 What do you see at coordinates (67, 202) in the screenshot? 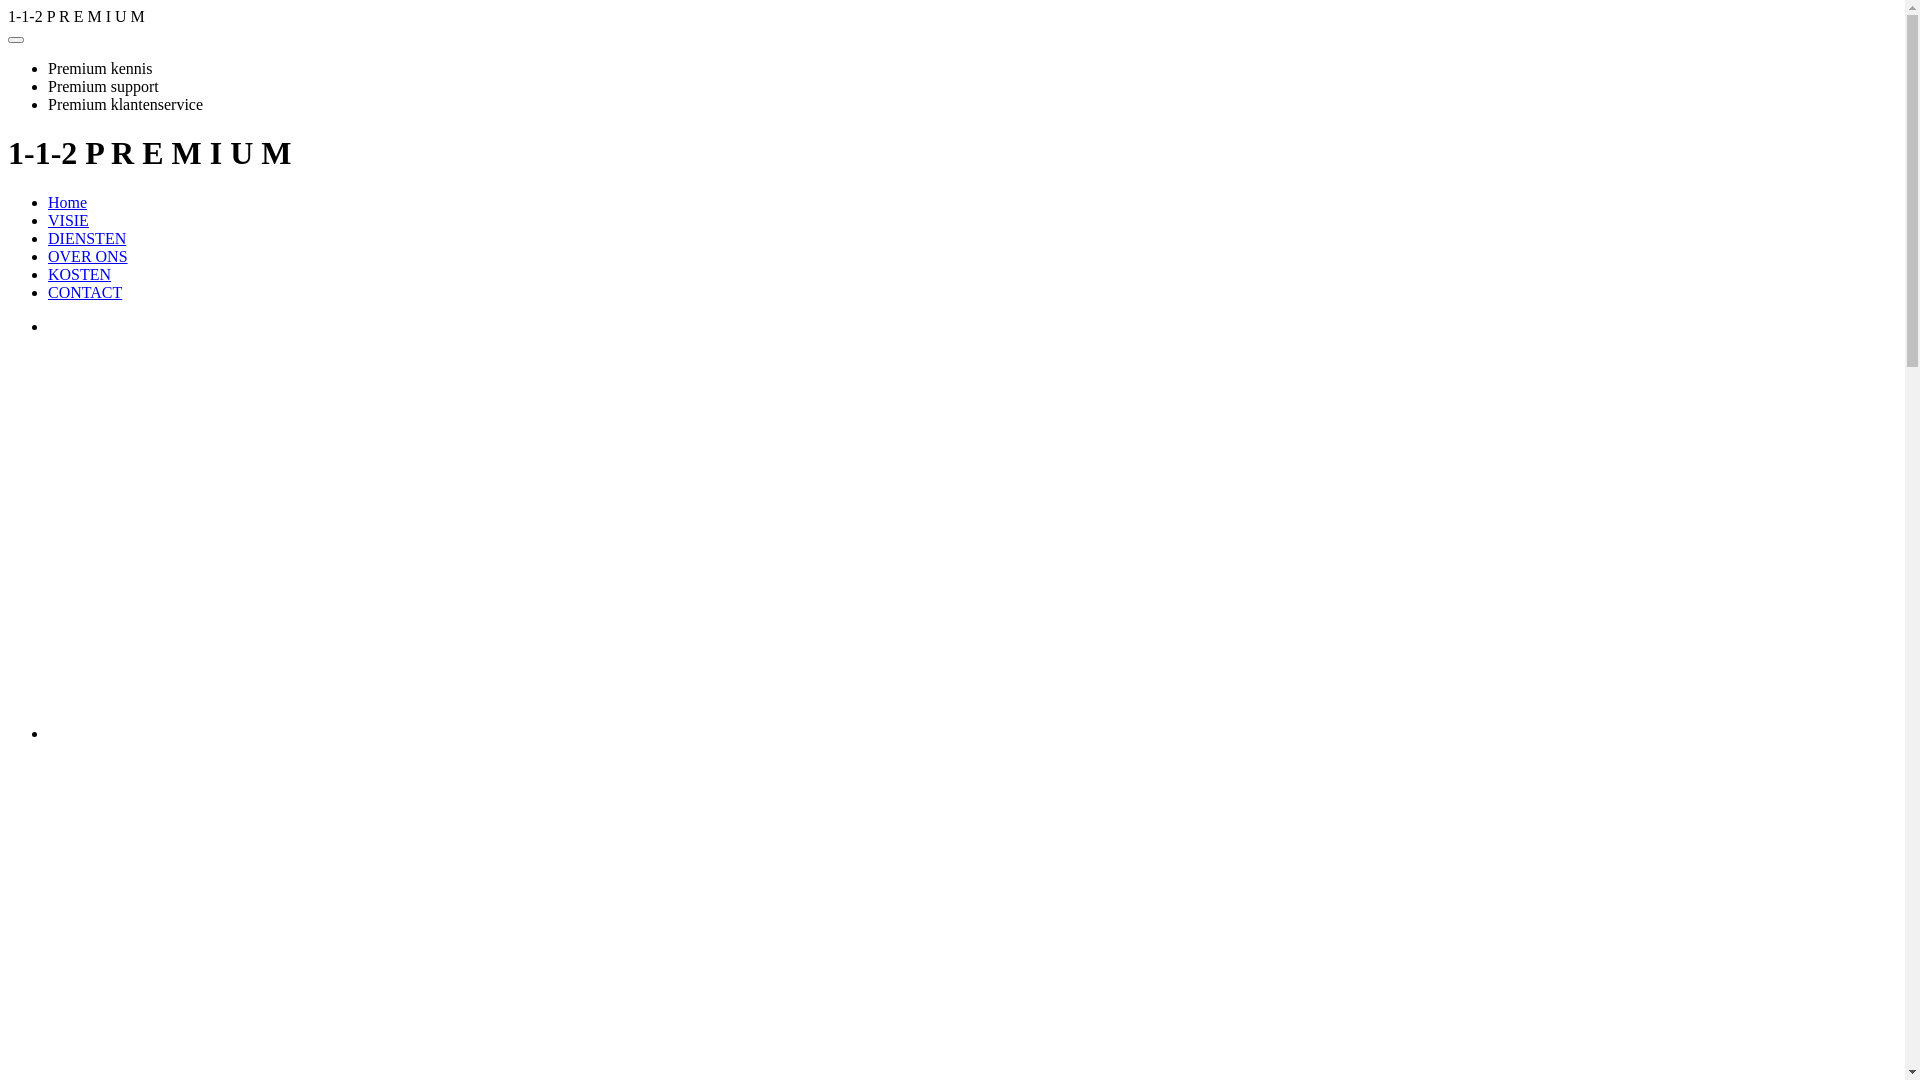
I see `'Home'` at bounding box center [67, 202].